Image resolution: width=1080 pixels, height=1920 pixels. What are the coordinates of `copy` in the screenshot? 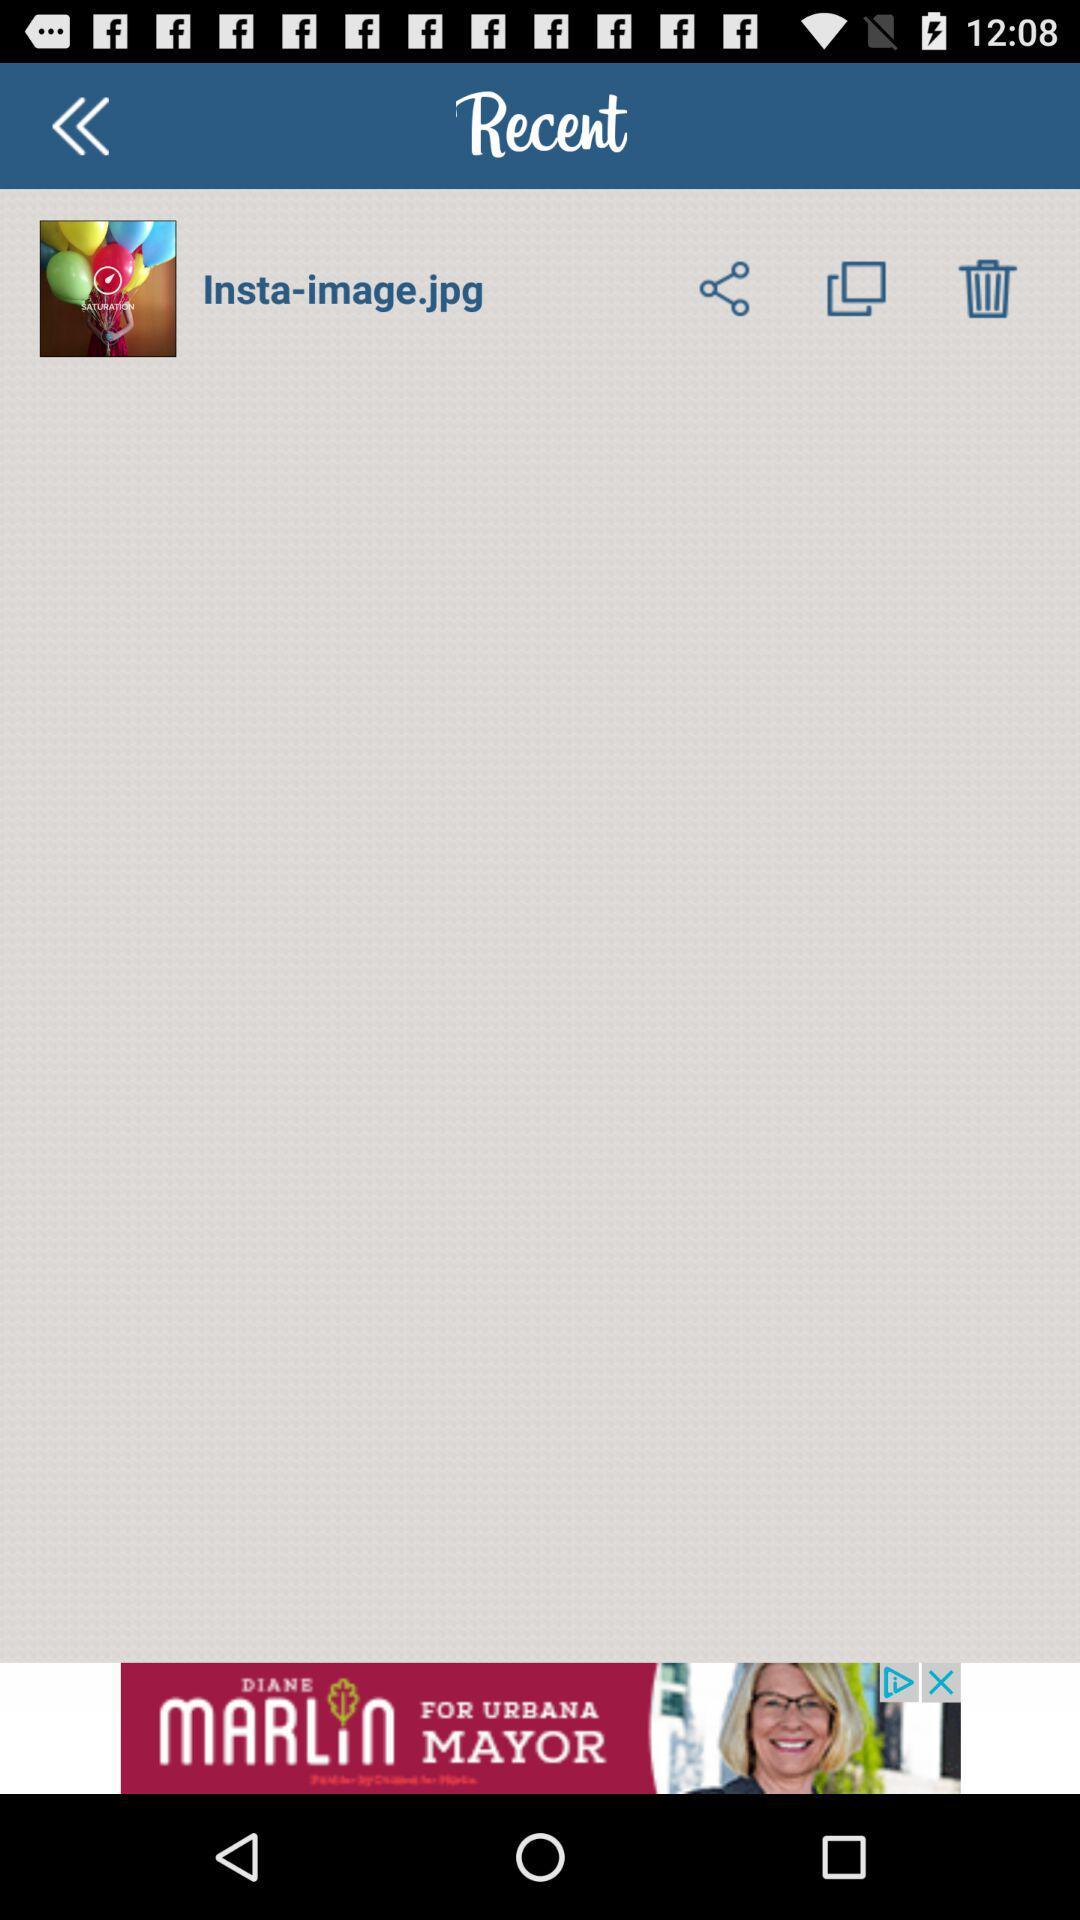 It's located at (855, 287).